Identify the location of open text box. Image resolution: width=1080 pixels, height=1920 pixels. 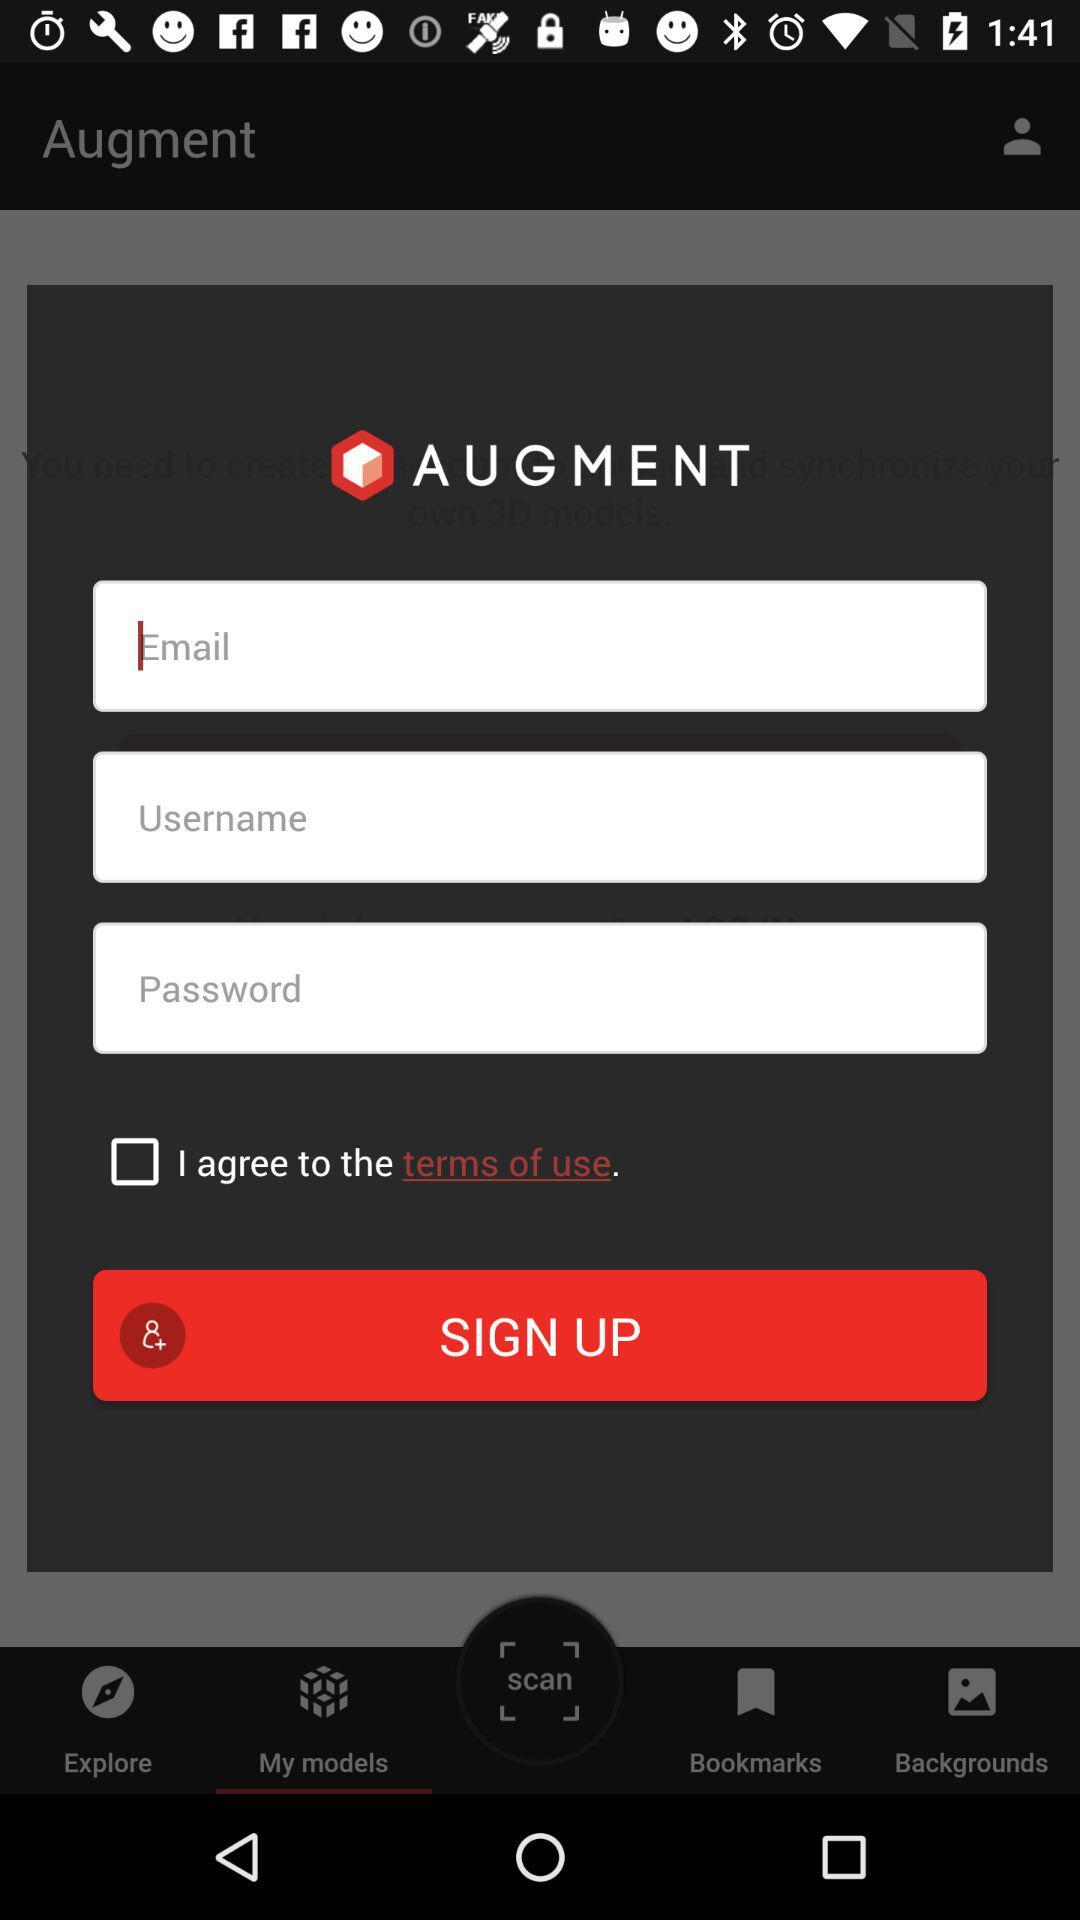
(540, 646).